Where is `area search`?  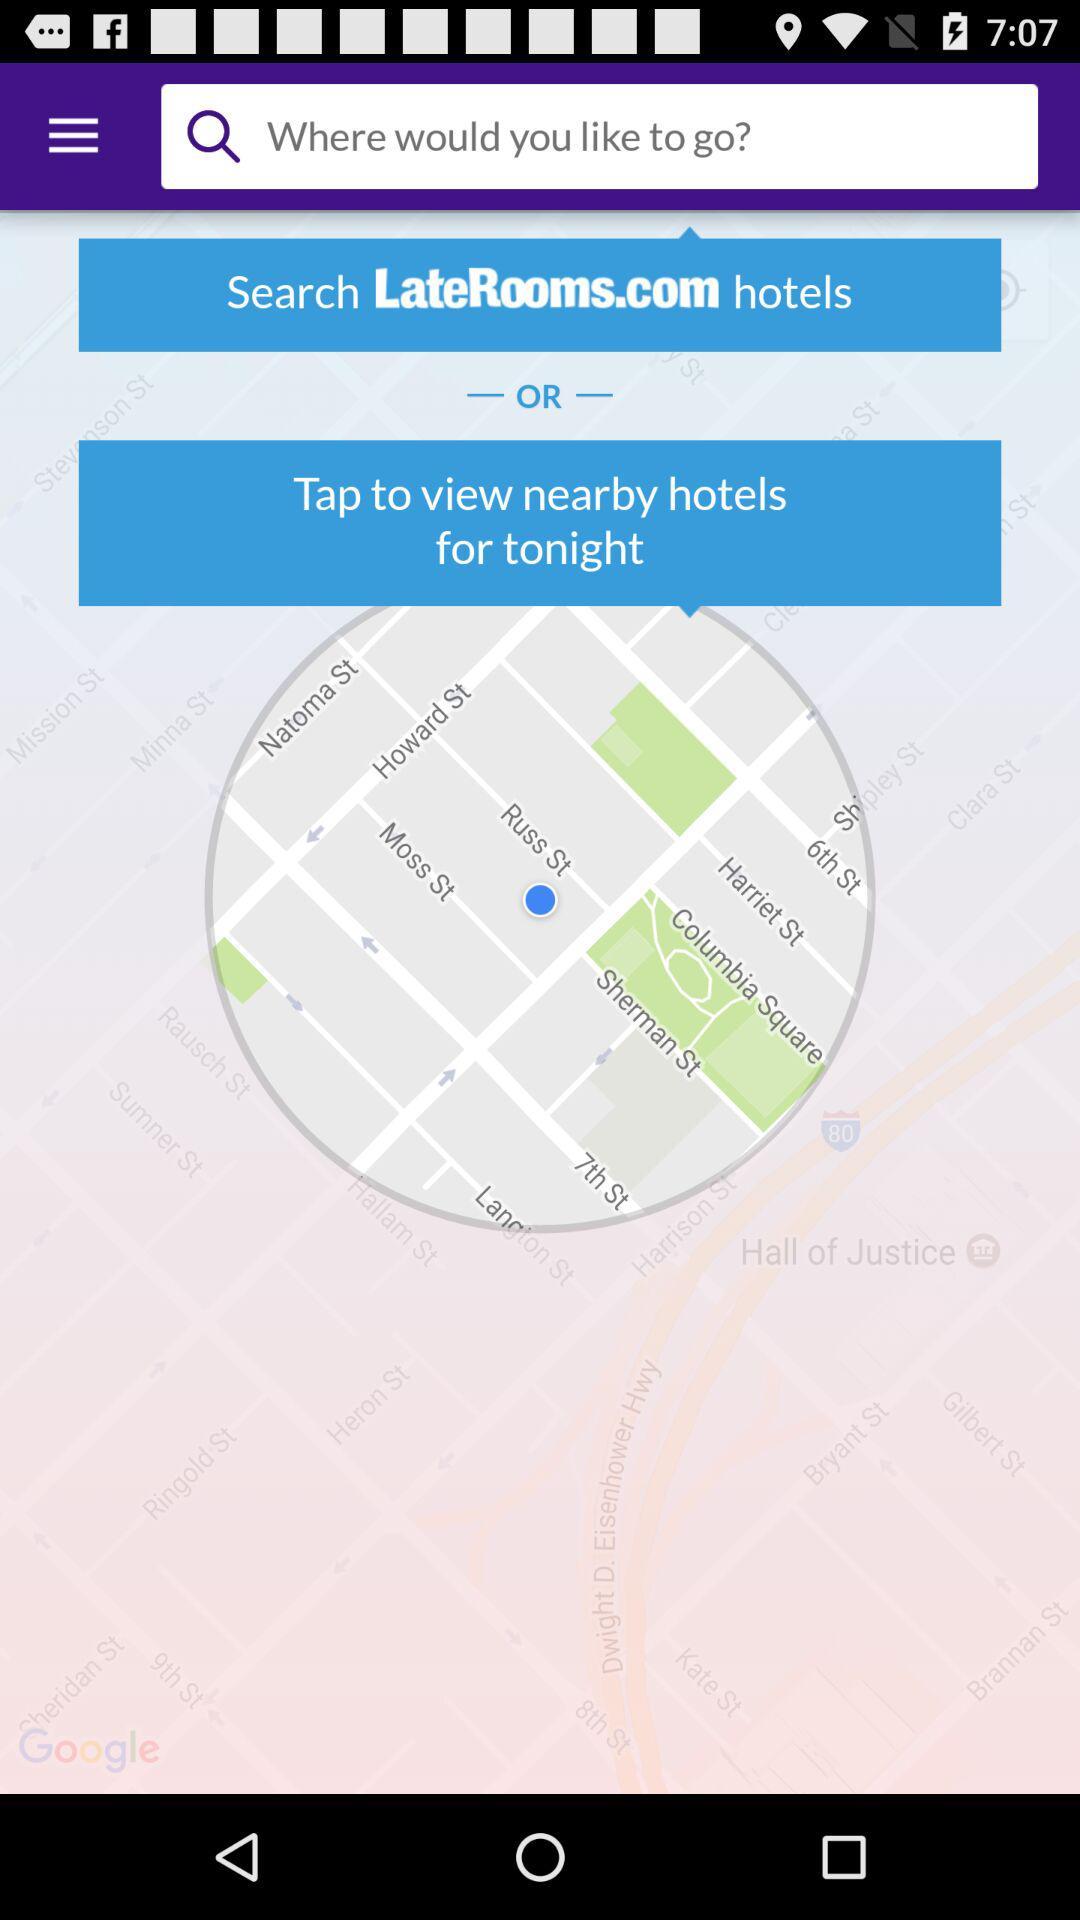 area search is located at coordinates (644, 135).